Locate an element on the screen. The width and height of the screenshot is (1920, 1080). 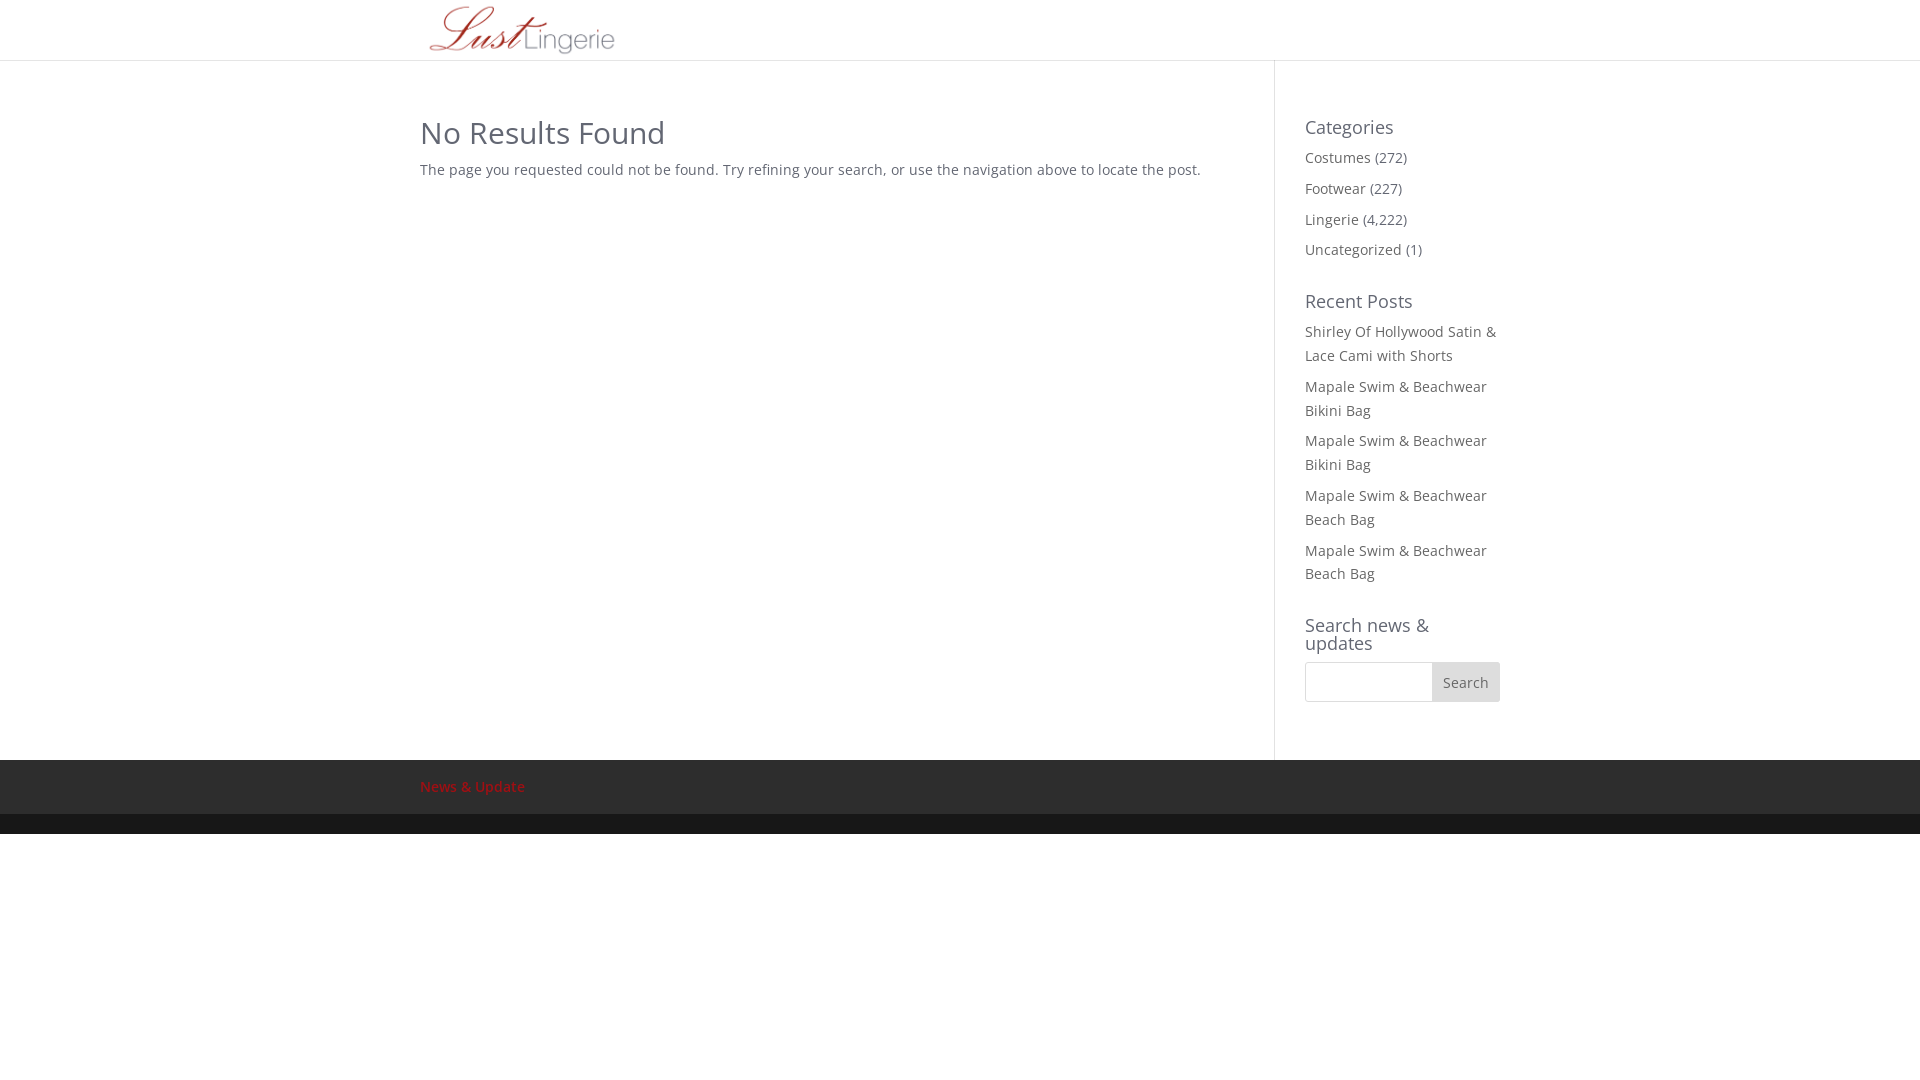
'News & Update' is located at coordinates (419, 785).